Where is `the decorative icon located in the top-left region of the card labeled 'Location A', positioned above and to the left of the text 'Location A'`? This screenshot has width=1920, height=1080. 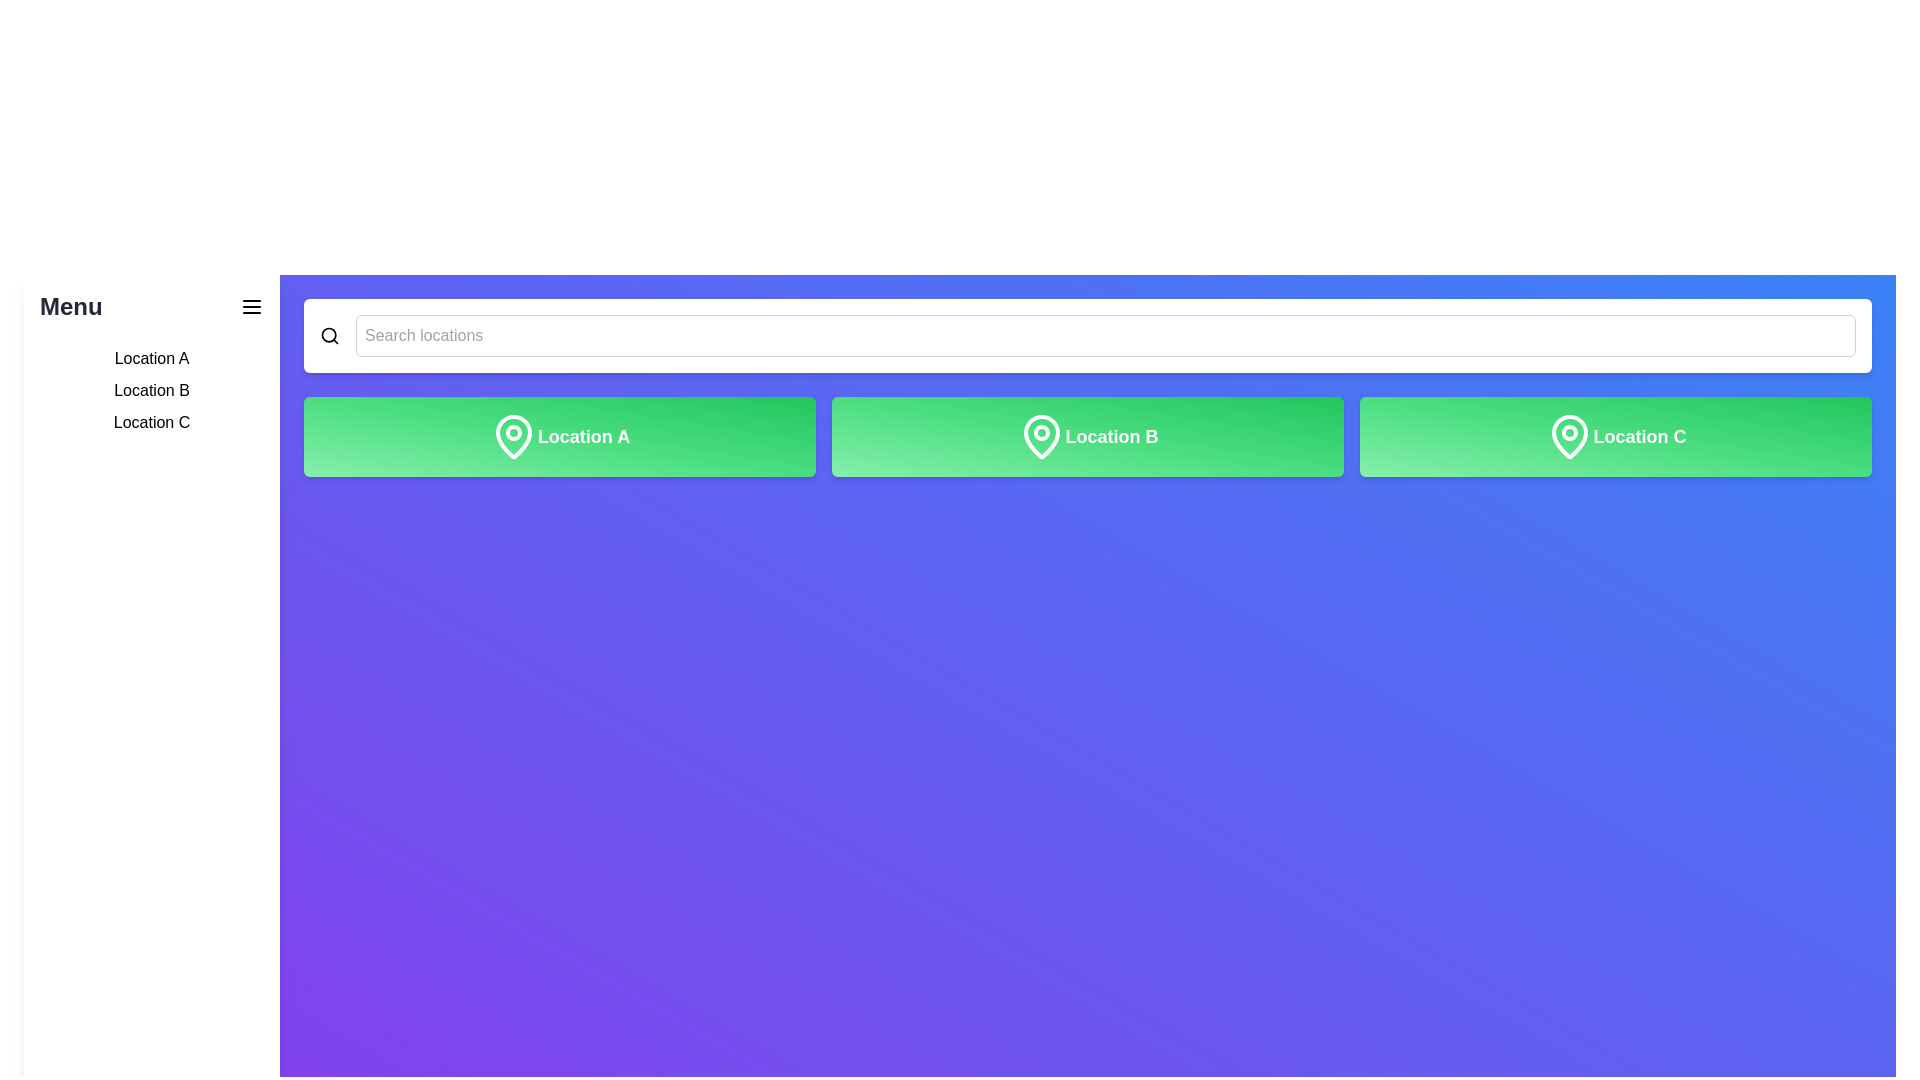
the decorative icon located in the top-left region of the card labeled 'Location A', positioned above and to the left of the text 'Location A' is located at coordinates (513, 435).